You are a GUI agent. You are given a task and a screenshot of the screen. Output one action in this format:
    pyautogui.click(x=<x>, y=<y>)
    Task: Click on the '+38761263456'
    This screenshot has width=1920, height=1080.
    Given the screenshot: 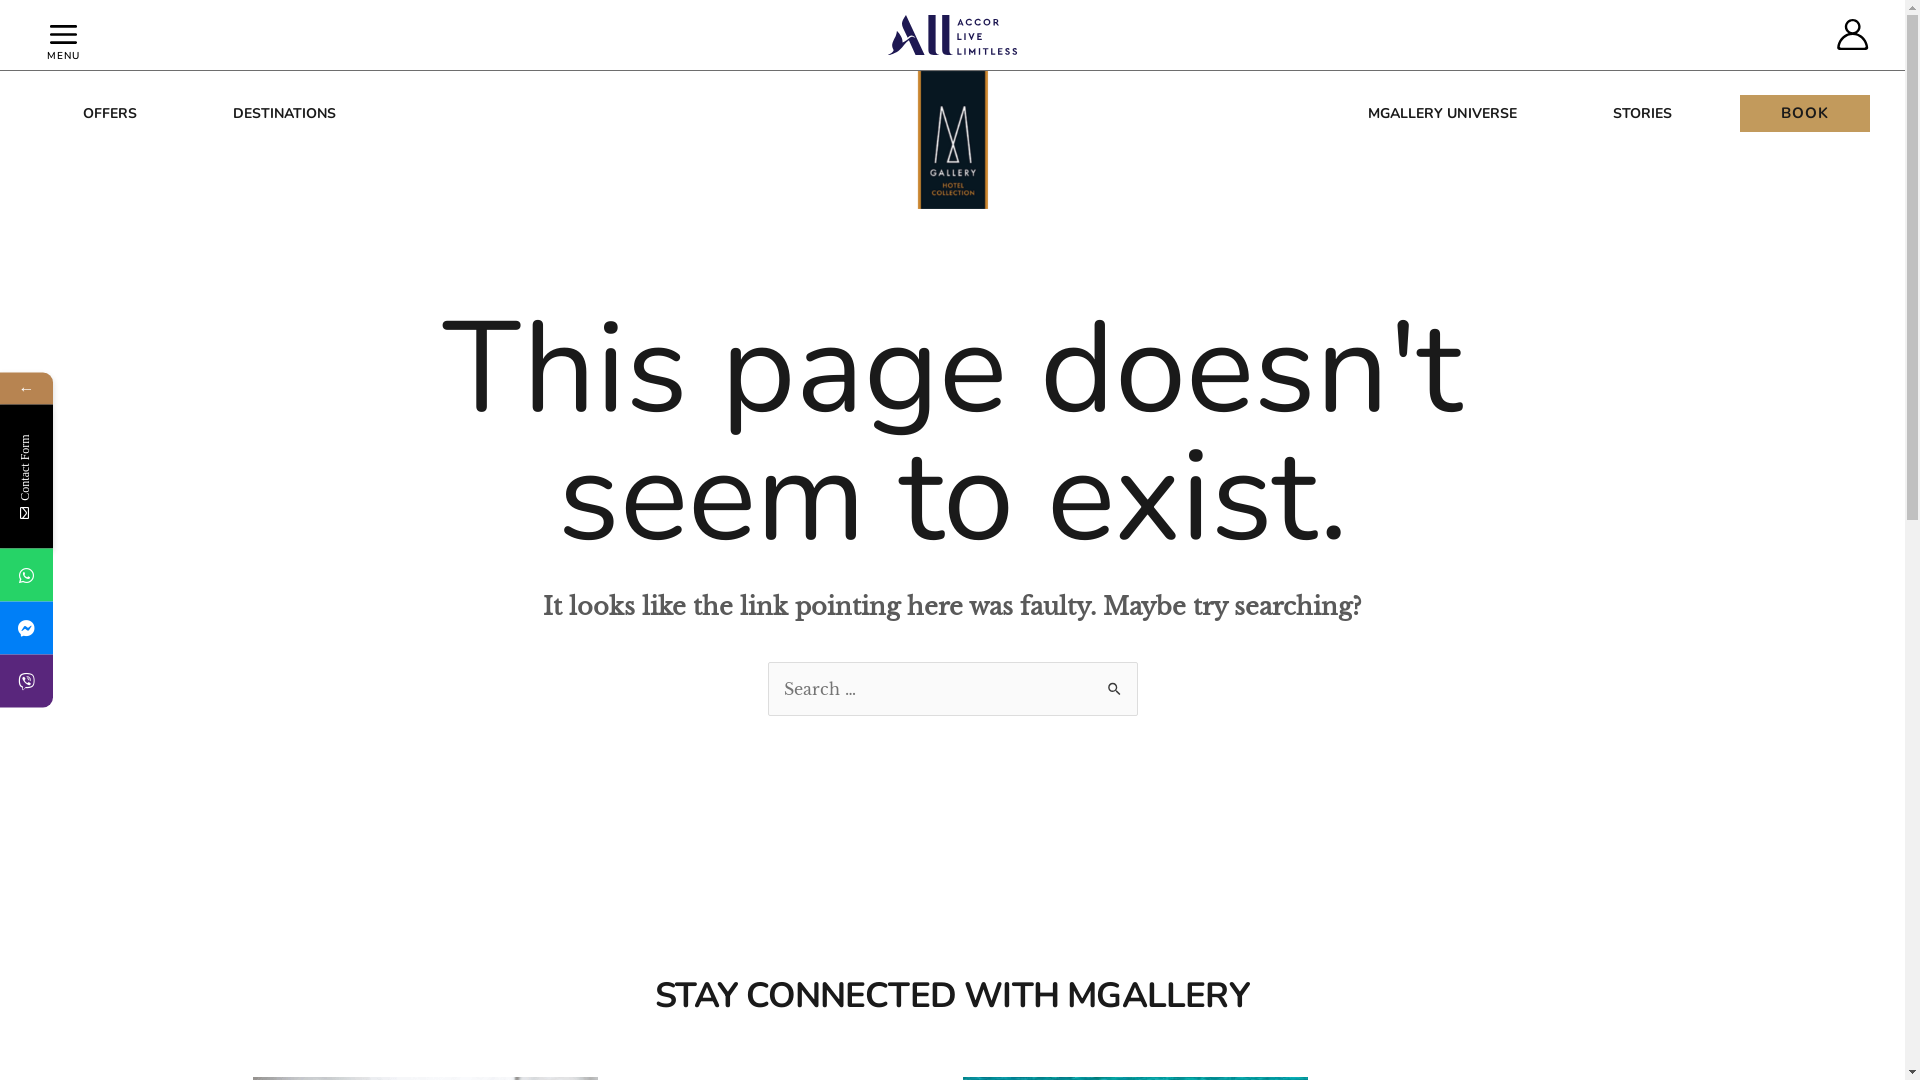 What is the action you would take?
    pyautogui.click(x=26, y=574)
    